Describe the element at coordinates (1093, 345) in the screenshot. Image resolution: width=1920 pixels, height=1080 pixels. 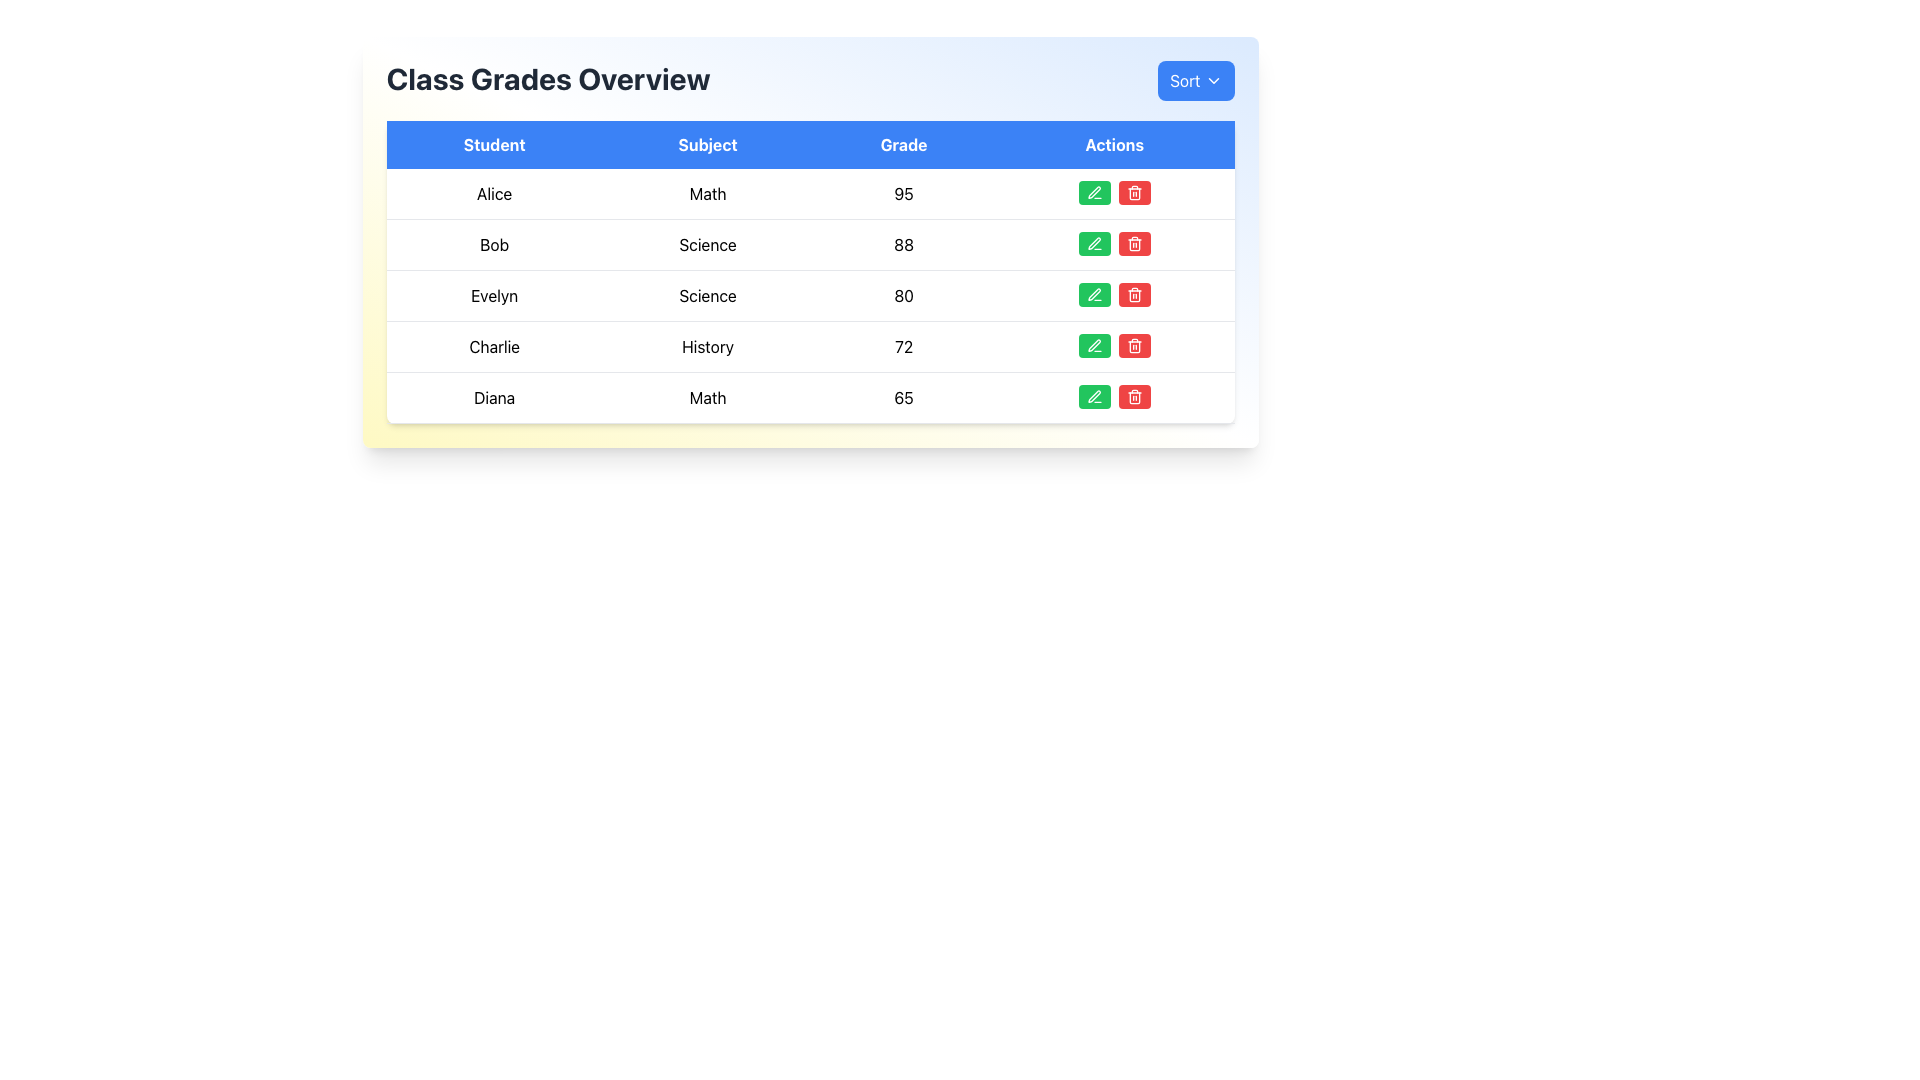
I see `the pencil icon located in the 'Actions' column for student 'Charlie' in the History row` at that location.